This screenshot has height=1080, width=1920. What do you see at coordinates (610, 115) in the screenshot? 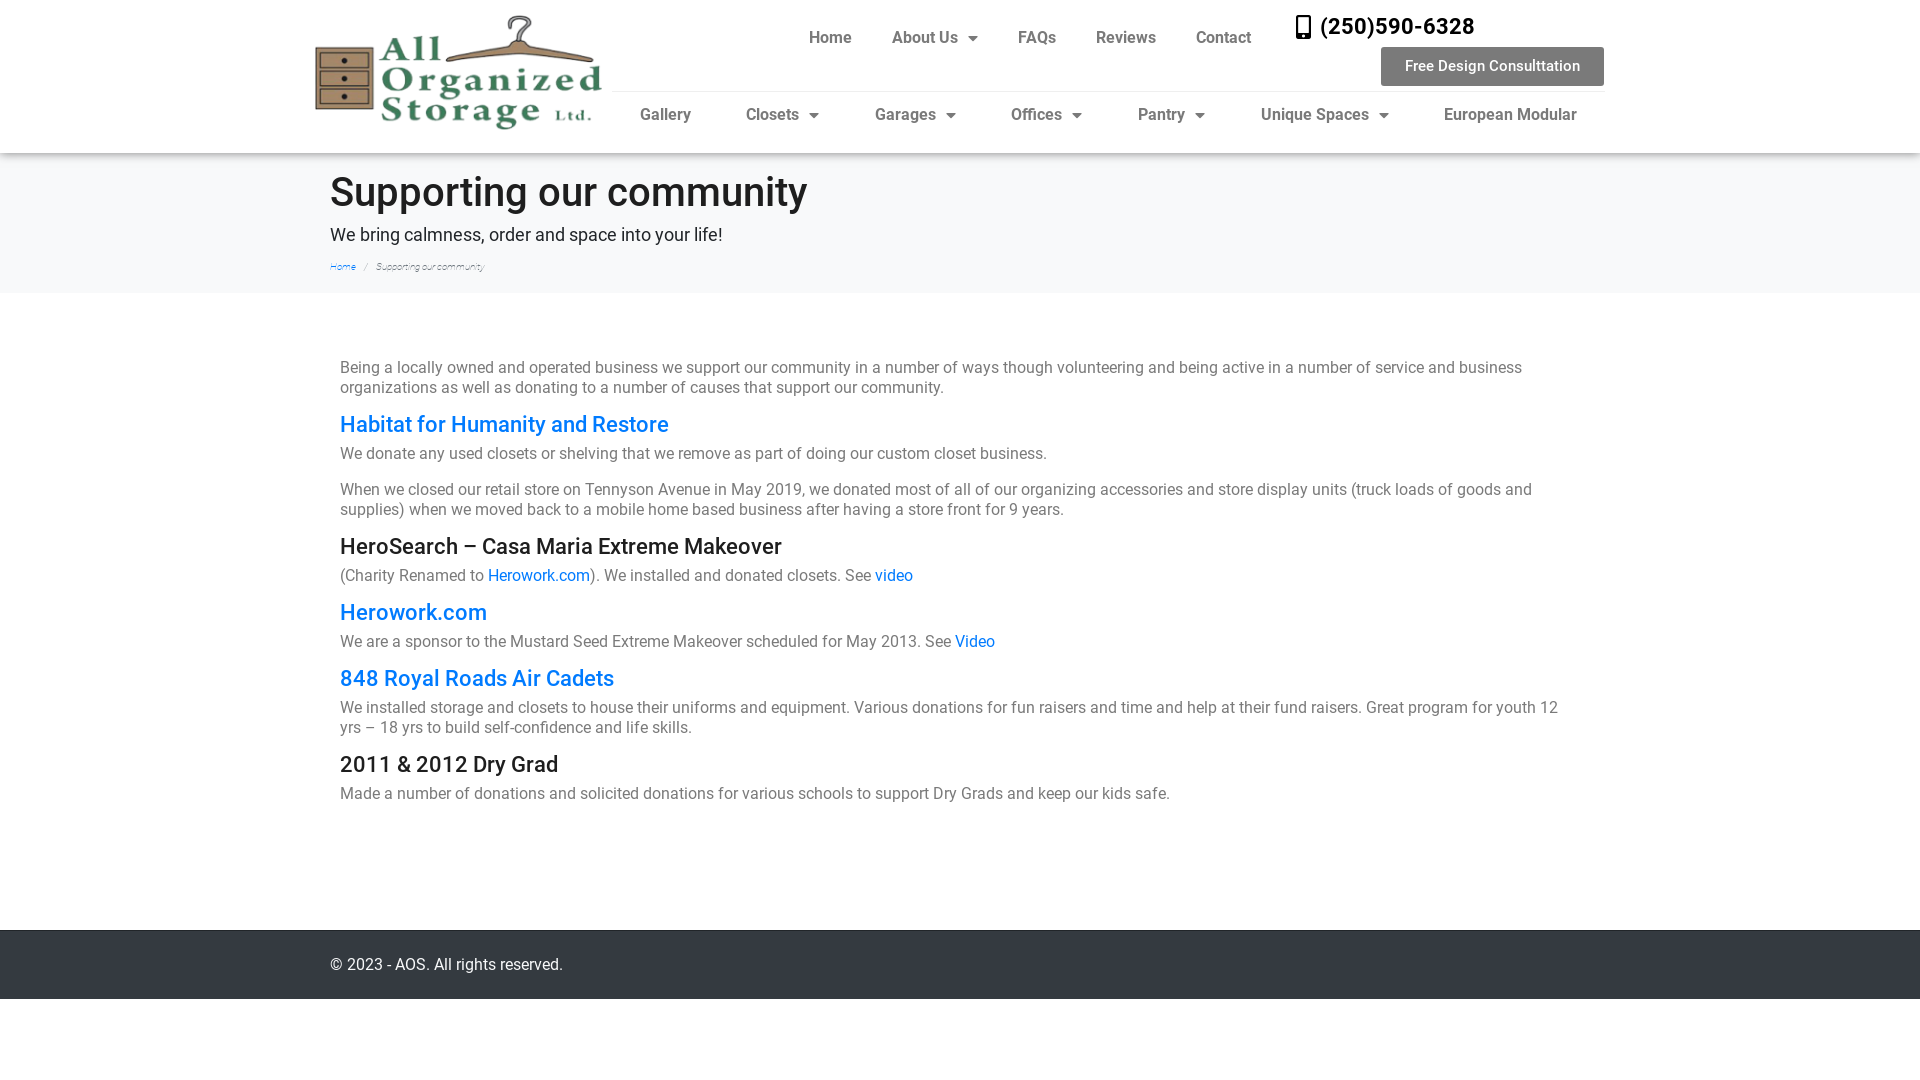
I see `'Gallery'` at bounding box center [610, 115].